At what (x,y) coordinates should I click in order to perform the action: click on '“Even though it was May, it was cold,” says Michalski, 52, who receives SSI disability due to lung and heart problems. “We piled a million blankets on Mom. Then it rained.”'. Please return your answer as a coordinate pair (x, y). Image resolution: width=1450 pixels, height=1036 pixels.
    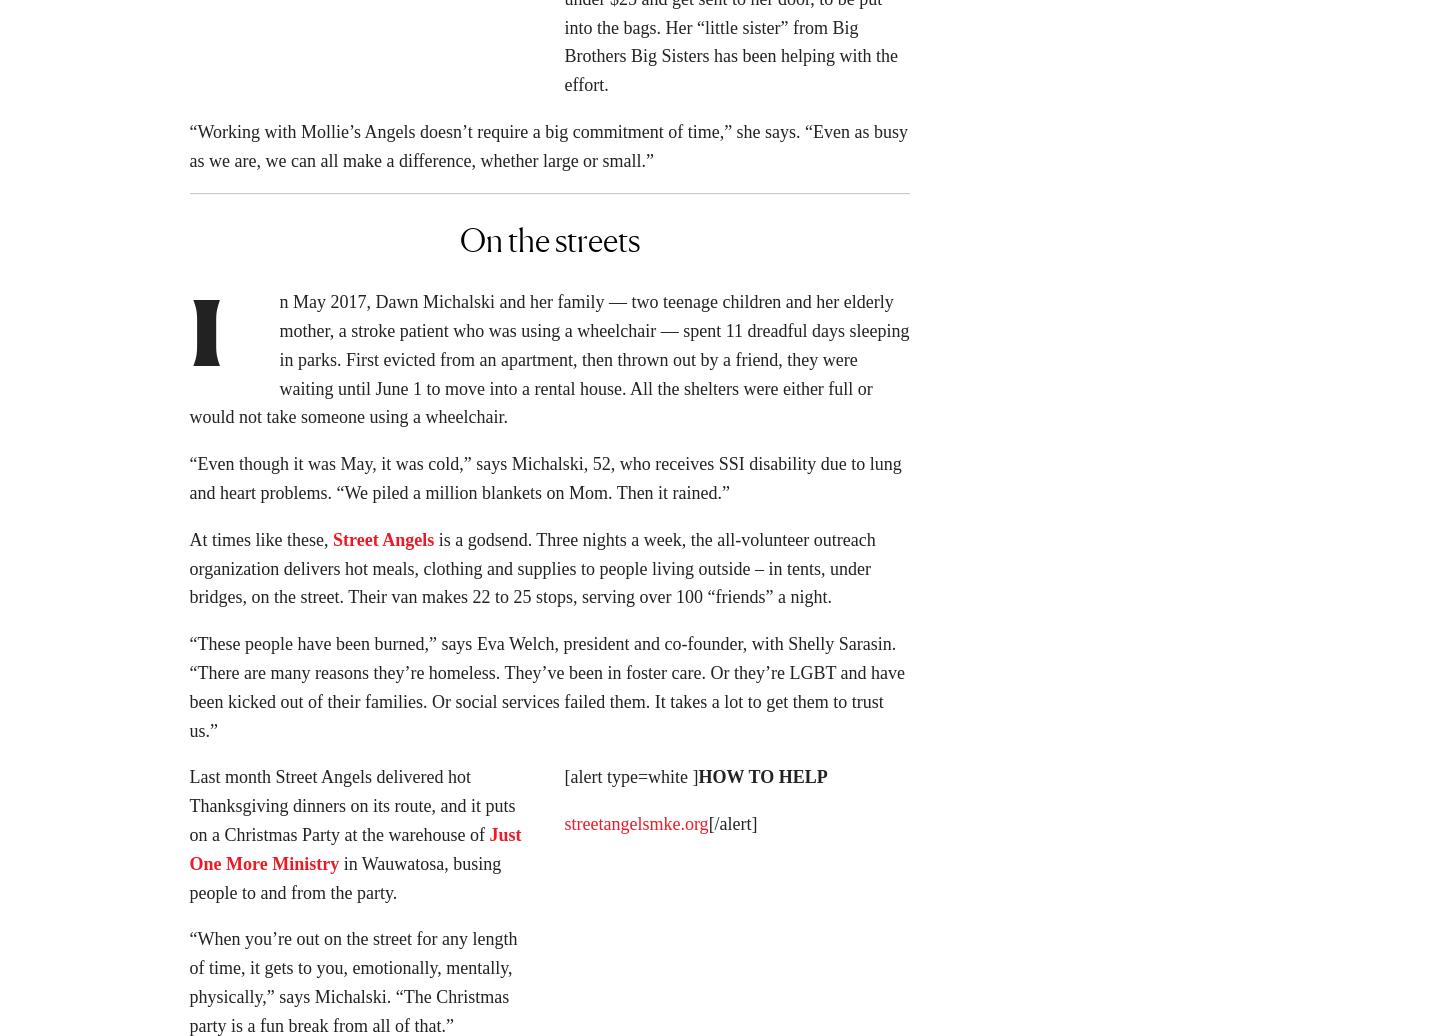
    Looking at the image, I should click on (545, 484).